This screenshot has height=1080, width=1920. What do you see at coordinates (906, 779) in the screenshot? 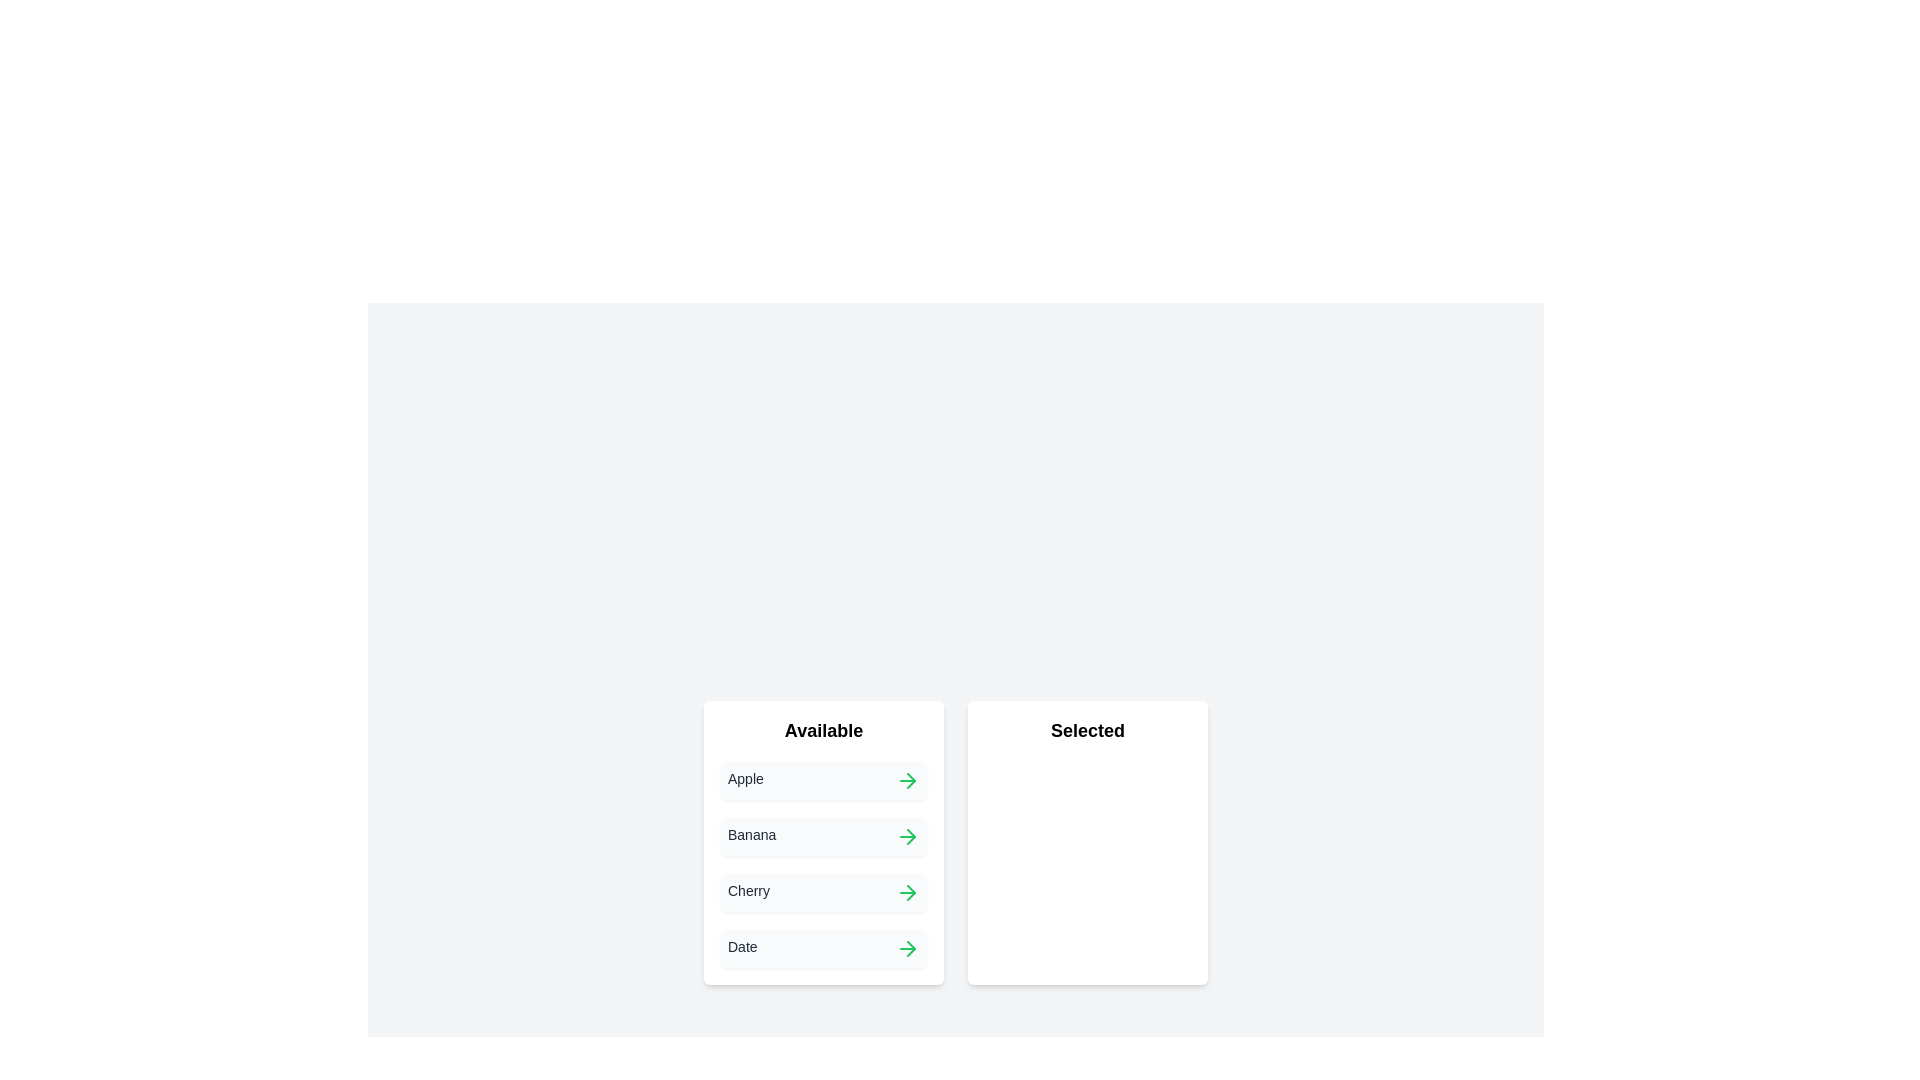
I see `the green arrow button next to the item 'Apple' in the 'Available' list to transfer it to the 'Selected' list` at bounding box center [906, 779].